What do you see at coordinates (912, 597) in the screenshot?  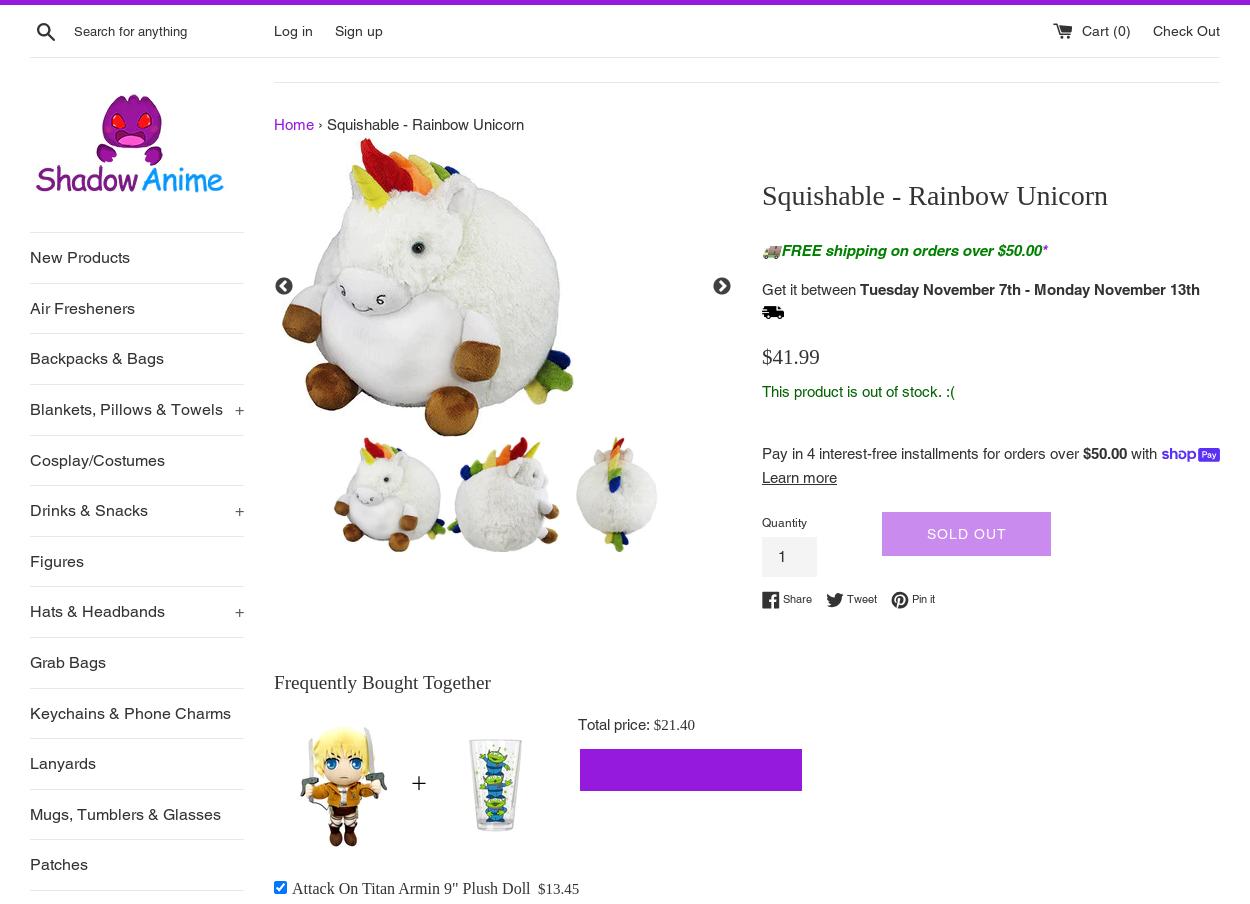 I see `'Pin it'` at bounding box center [912, 597].